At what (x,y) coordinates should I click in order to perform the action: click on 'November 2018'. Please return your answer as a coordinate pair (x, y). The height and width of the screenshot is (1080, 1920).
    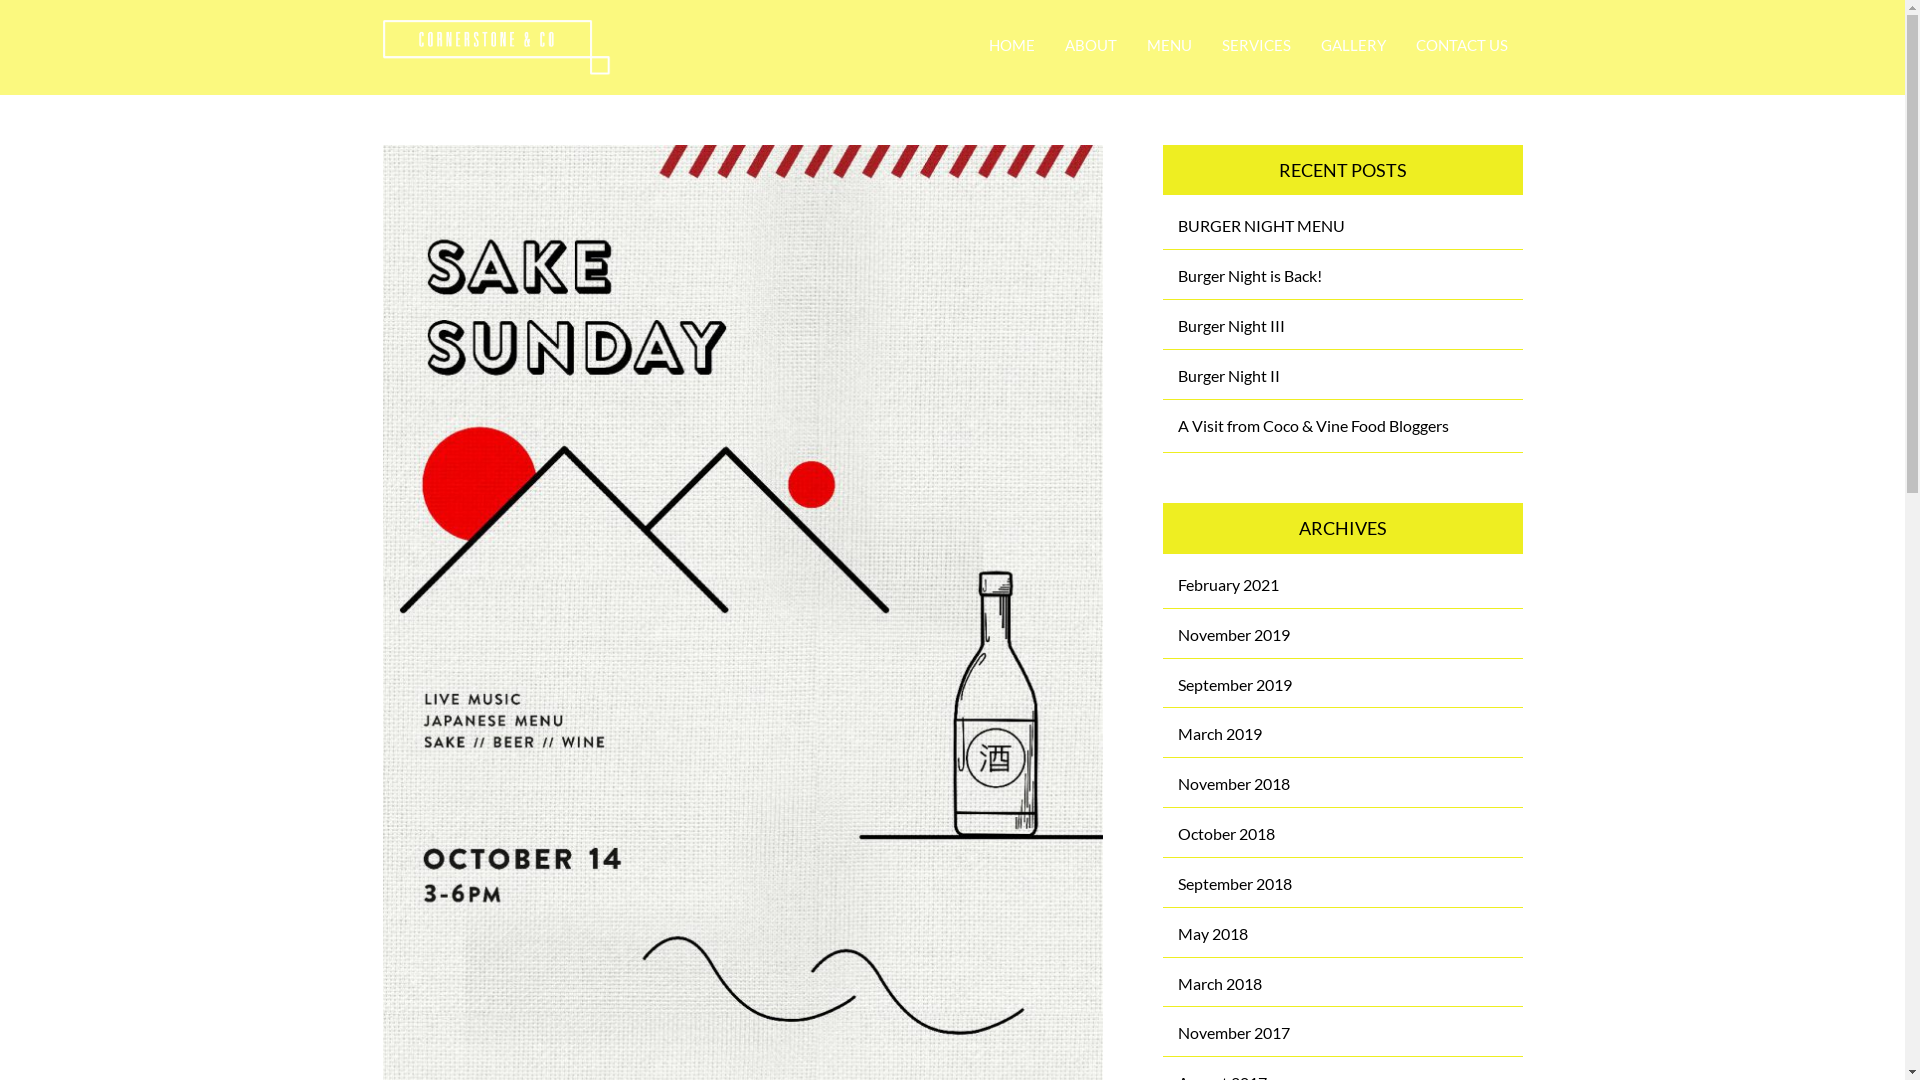
    Looking at the image, I should click on (1232, 782).